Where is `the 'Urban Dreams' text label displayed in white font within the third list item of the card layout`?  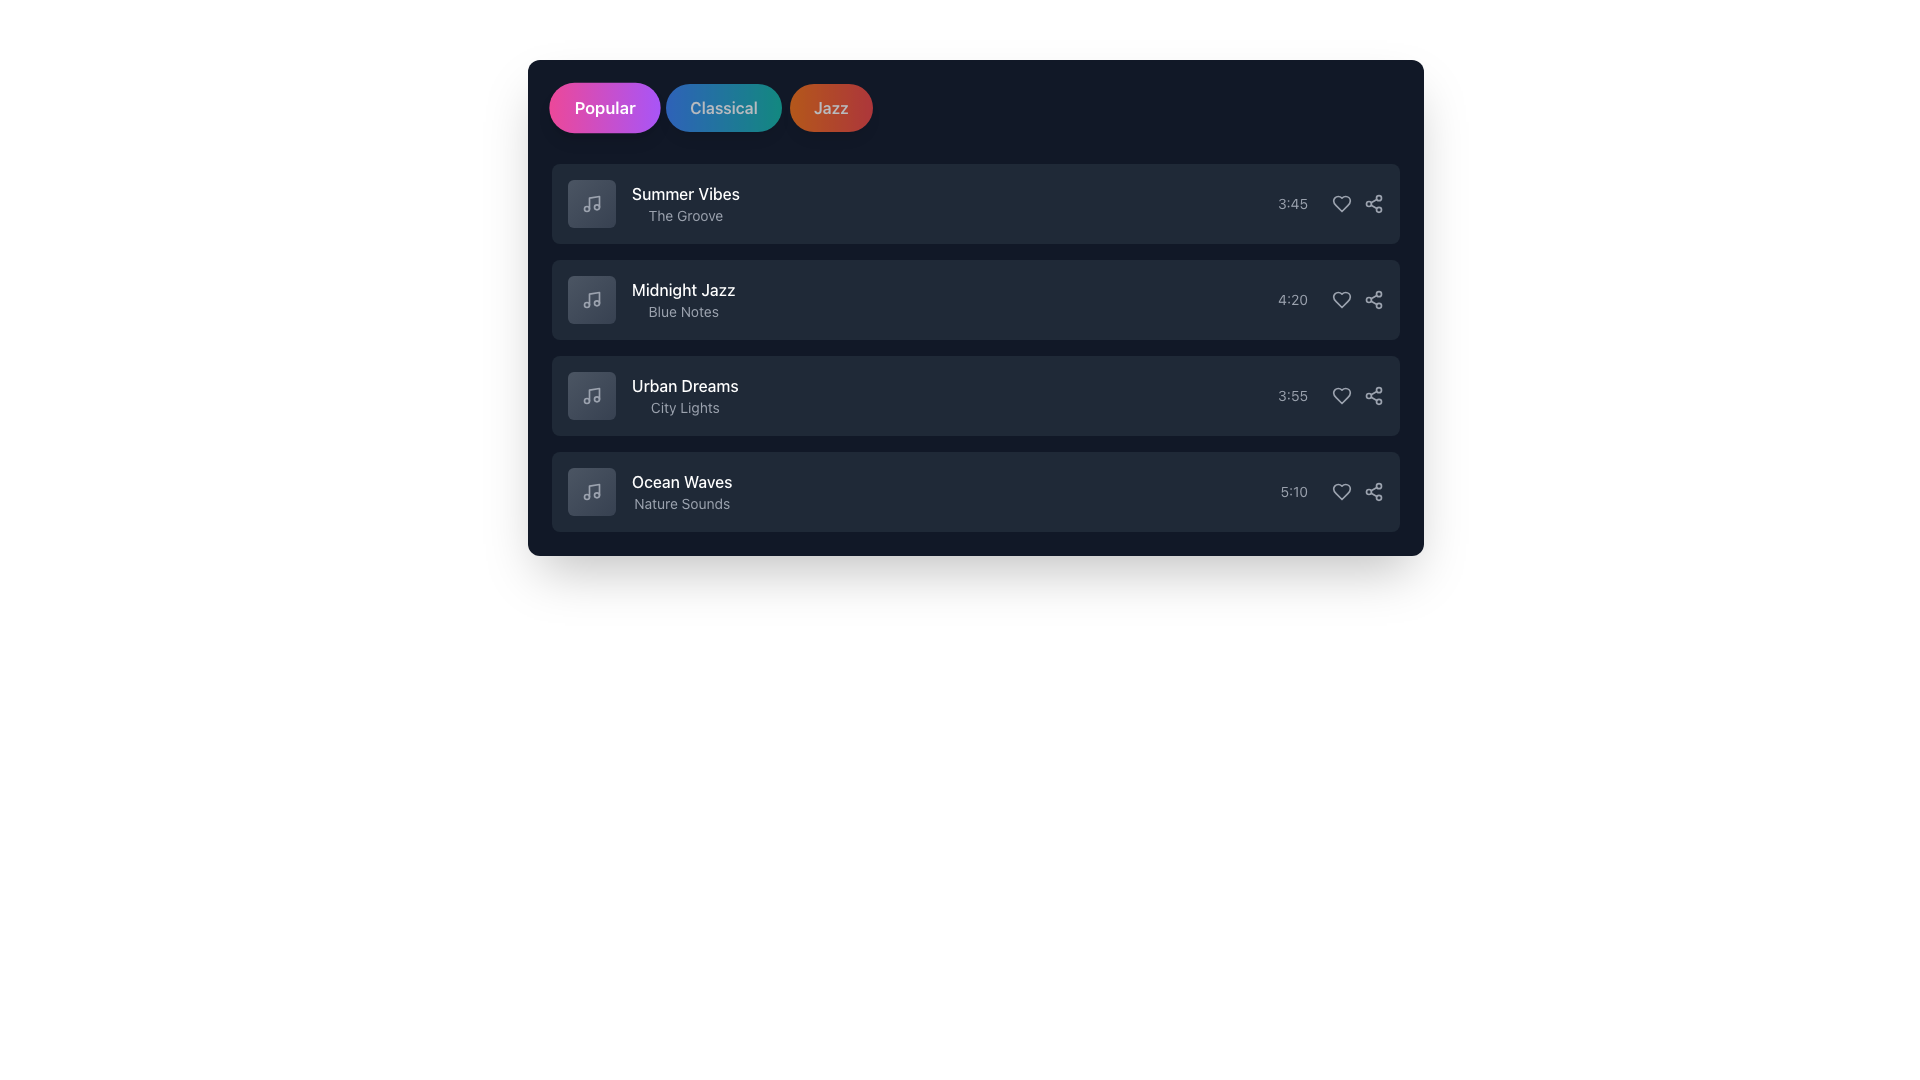 the 'Urban Dreams' text label displayed in white font within the third list item of the card layout is located at coordinates (685, 385).